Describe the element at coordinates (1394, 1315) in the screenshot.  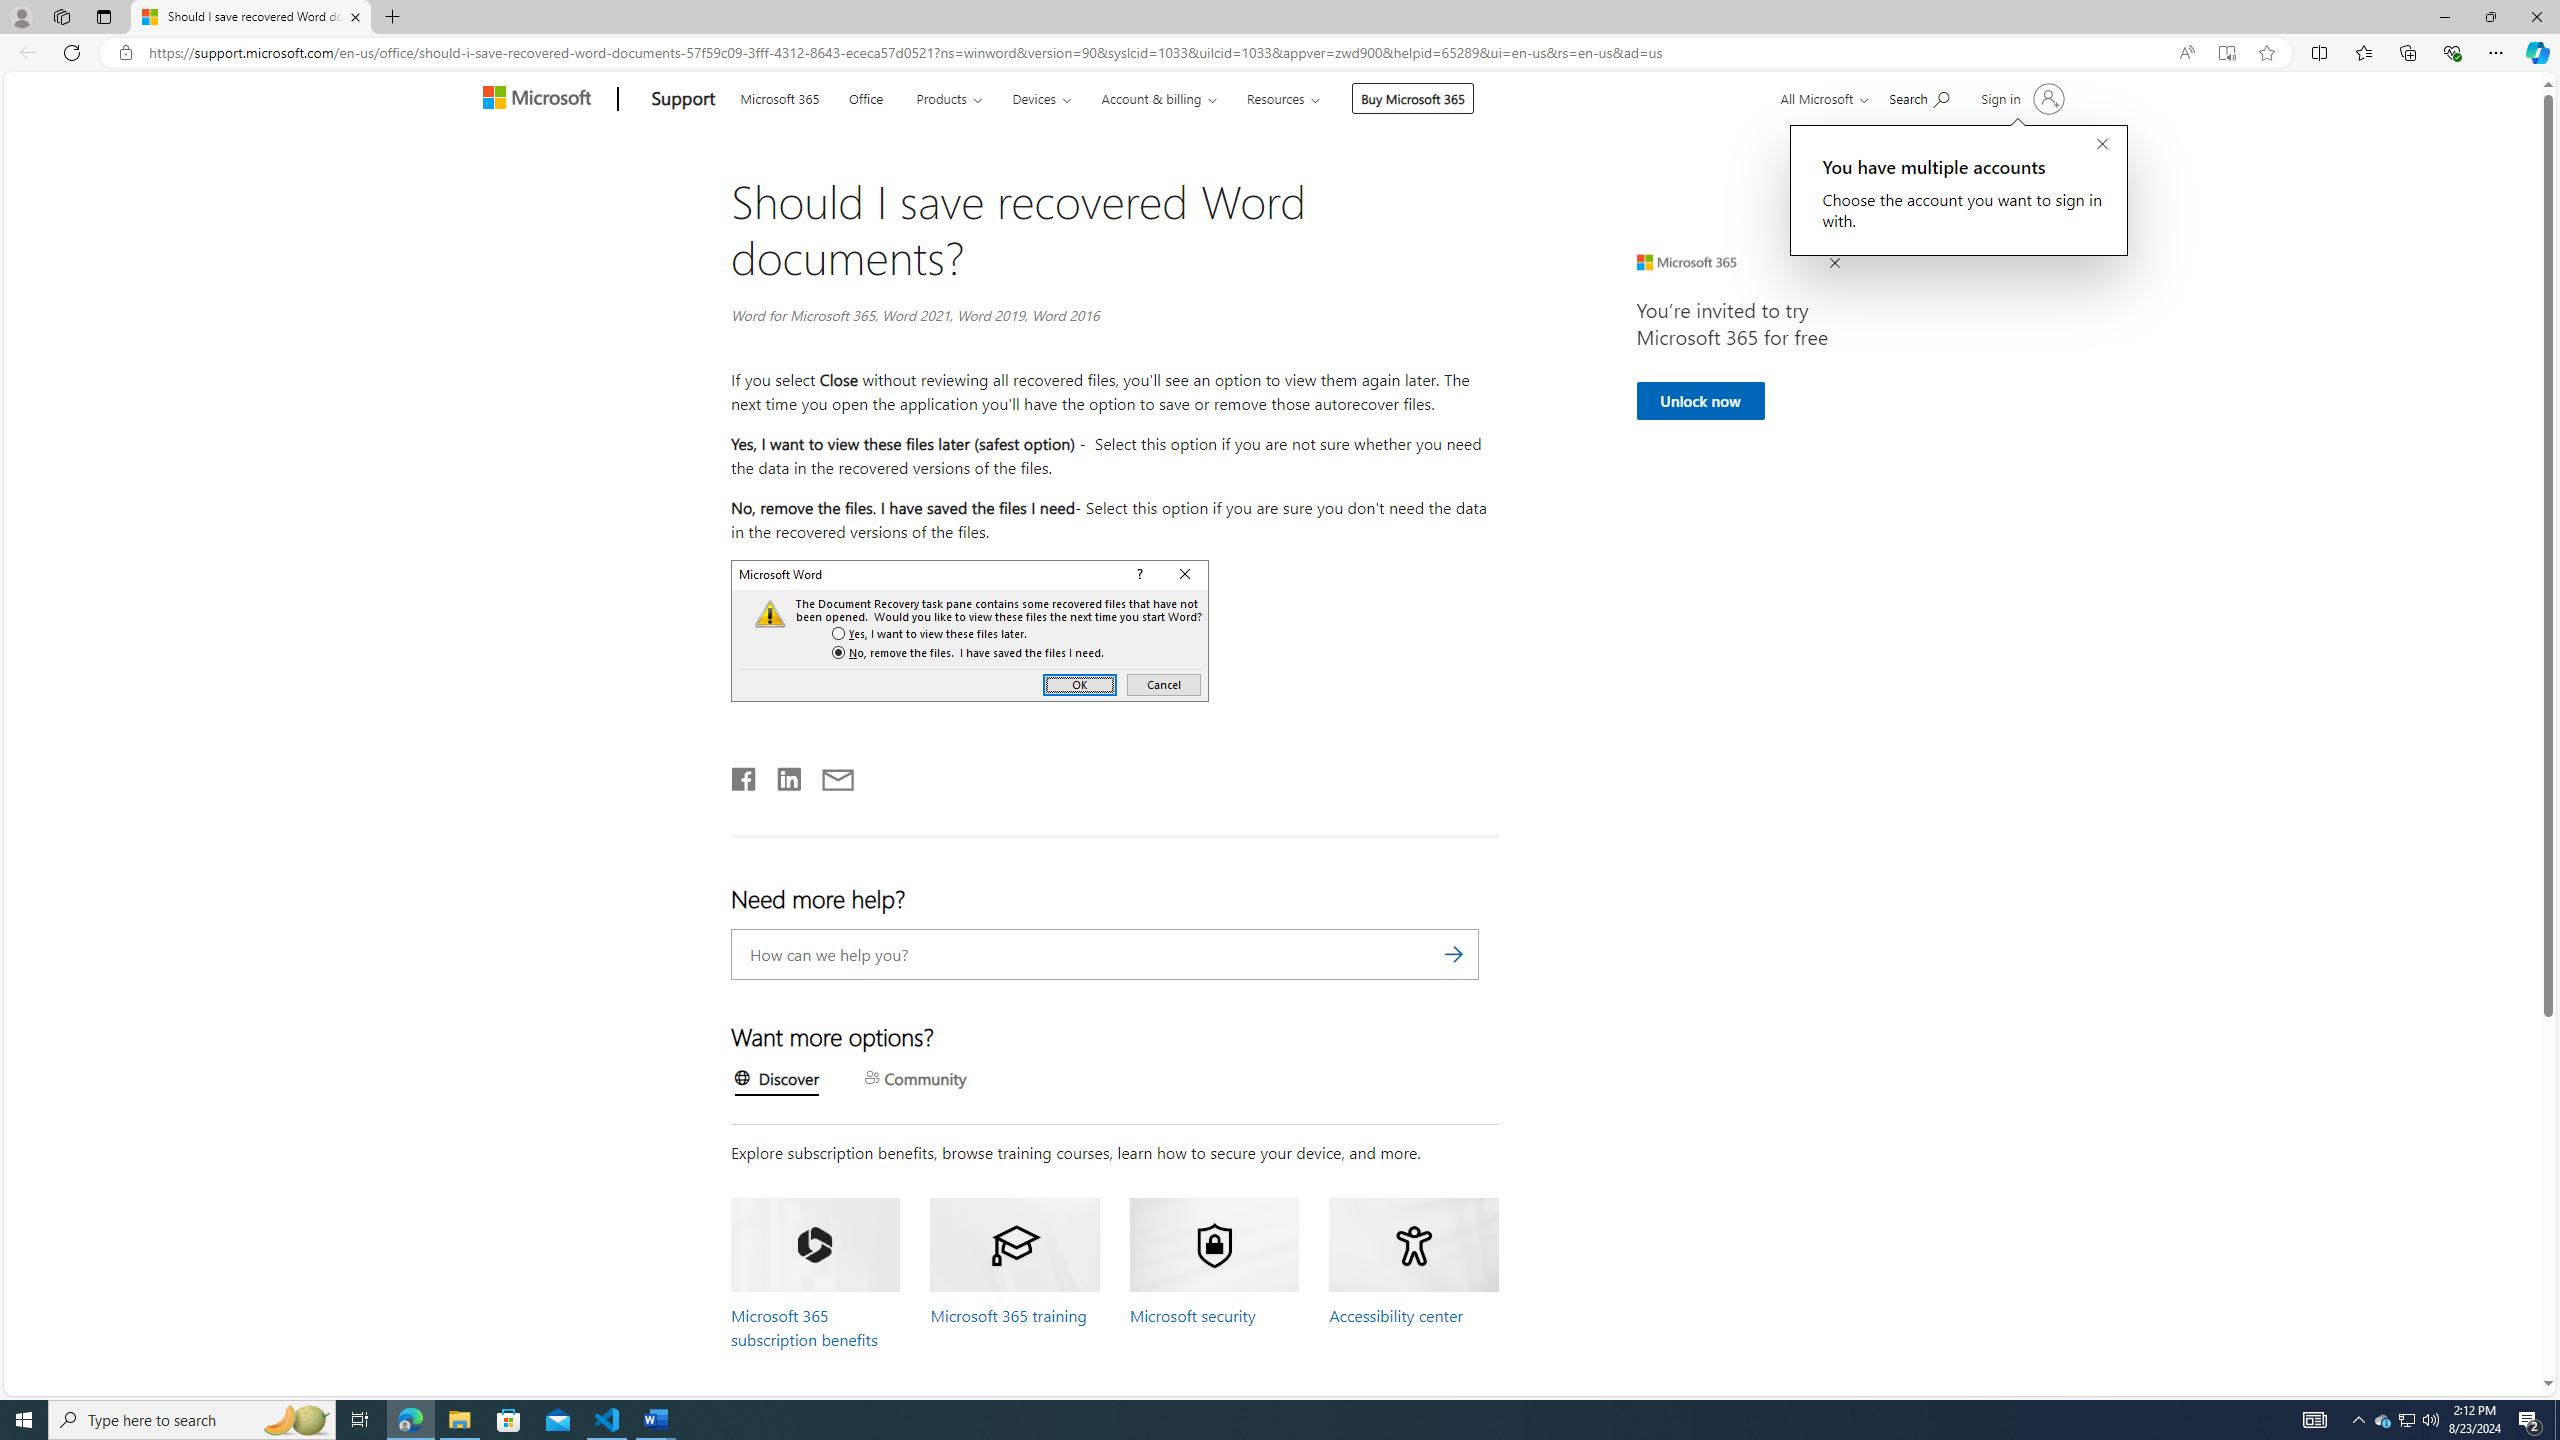
I see `'Accessibility center'` at that location.